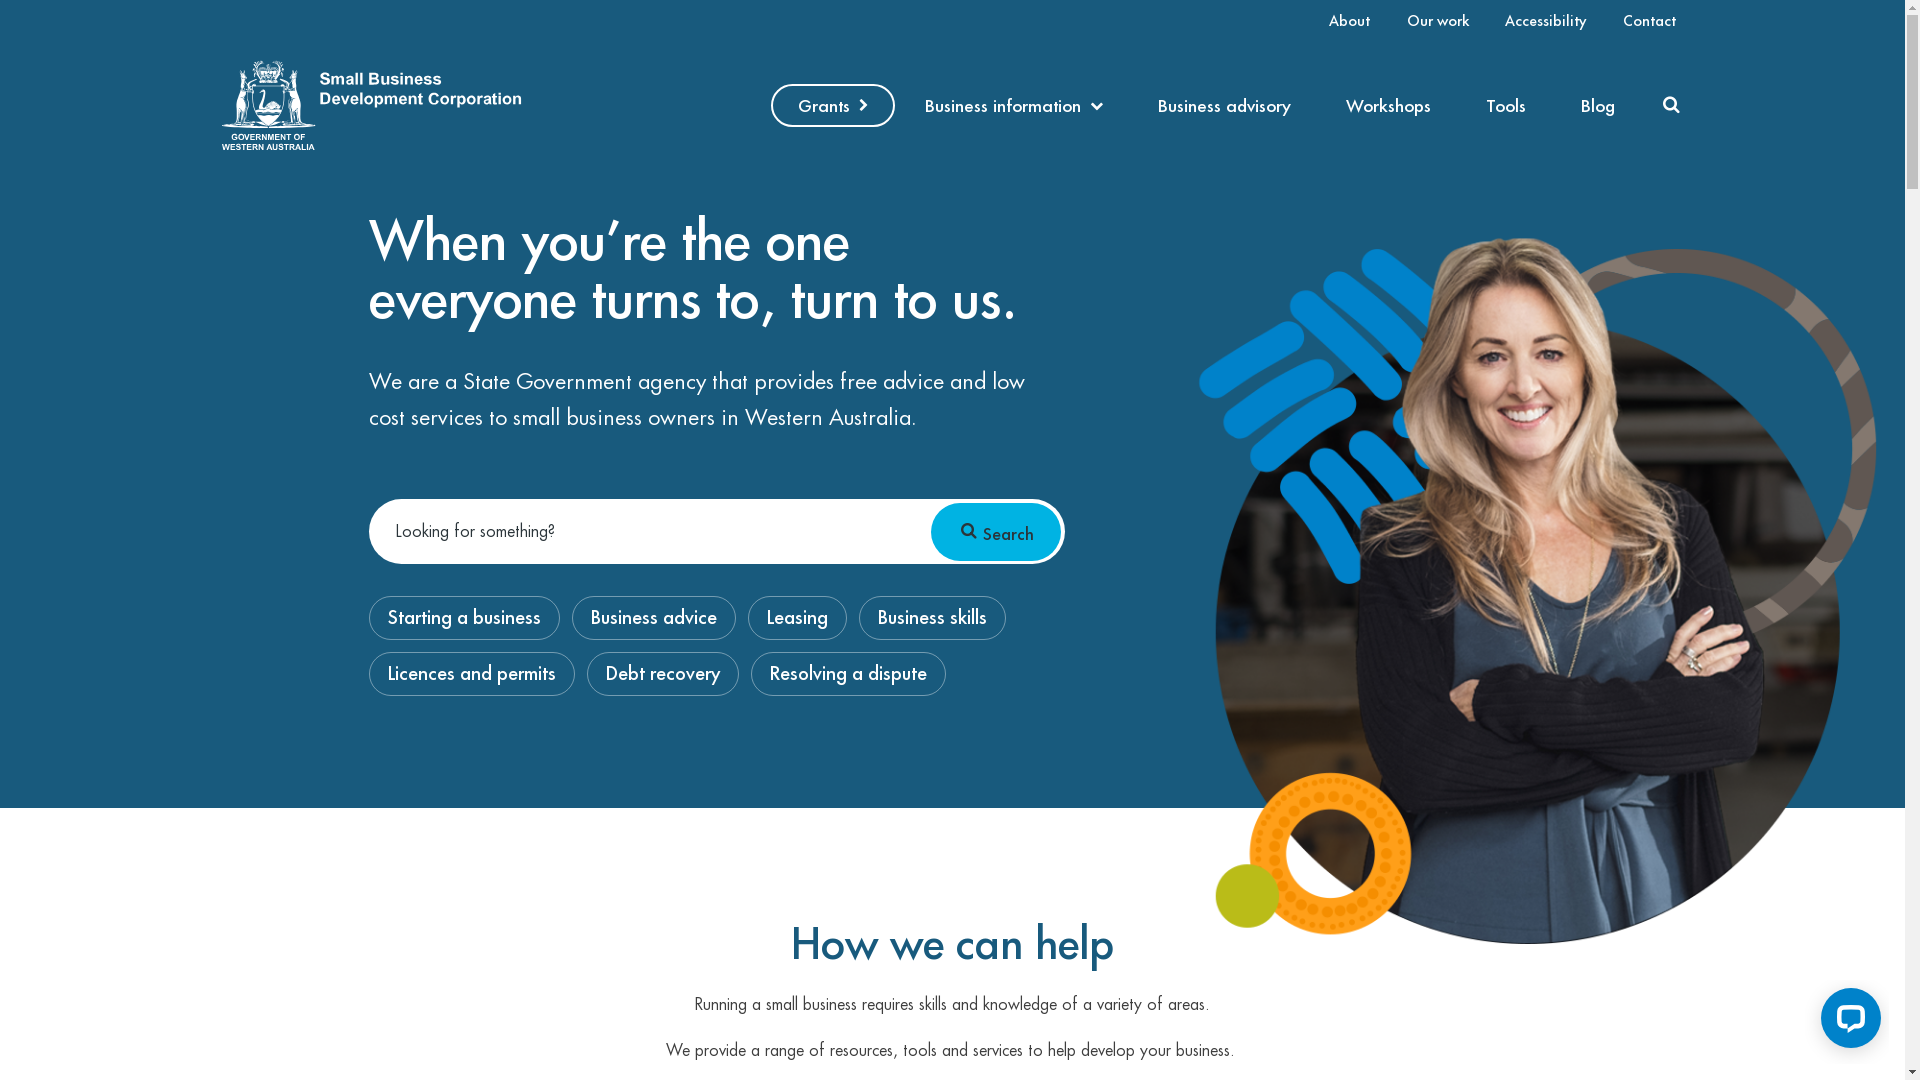 This screenshot has width=1920, height=1080. Describe the element at coordinates (0, 0) in the screenshot. I see `'Skip to main content'` at that location.